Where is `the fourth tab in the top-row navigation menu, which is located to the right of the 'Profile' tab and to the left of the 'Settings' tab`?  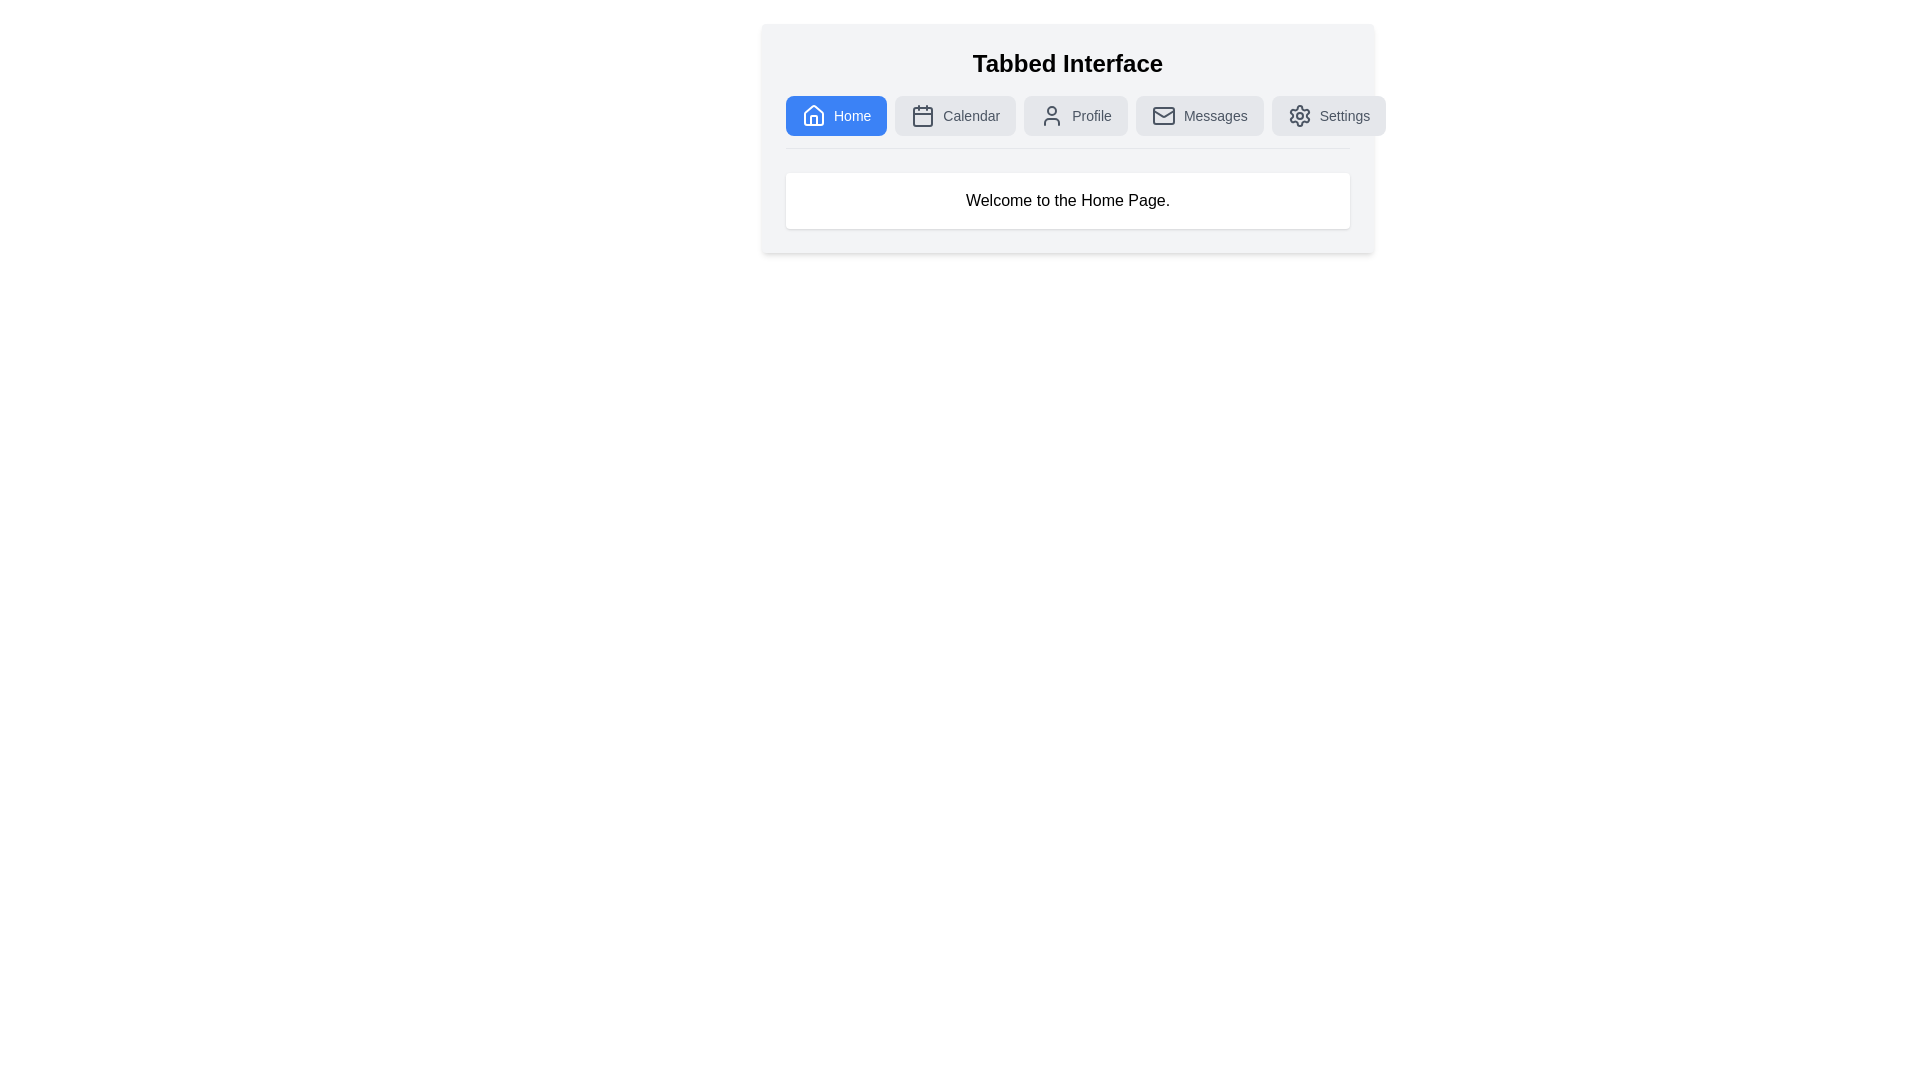
the fourth tab in the top-row navigation menu, which is located to the right of the 'Profile' tab and to the left of the 'Settings' tab is located at coordinates (1199, 115).